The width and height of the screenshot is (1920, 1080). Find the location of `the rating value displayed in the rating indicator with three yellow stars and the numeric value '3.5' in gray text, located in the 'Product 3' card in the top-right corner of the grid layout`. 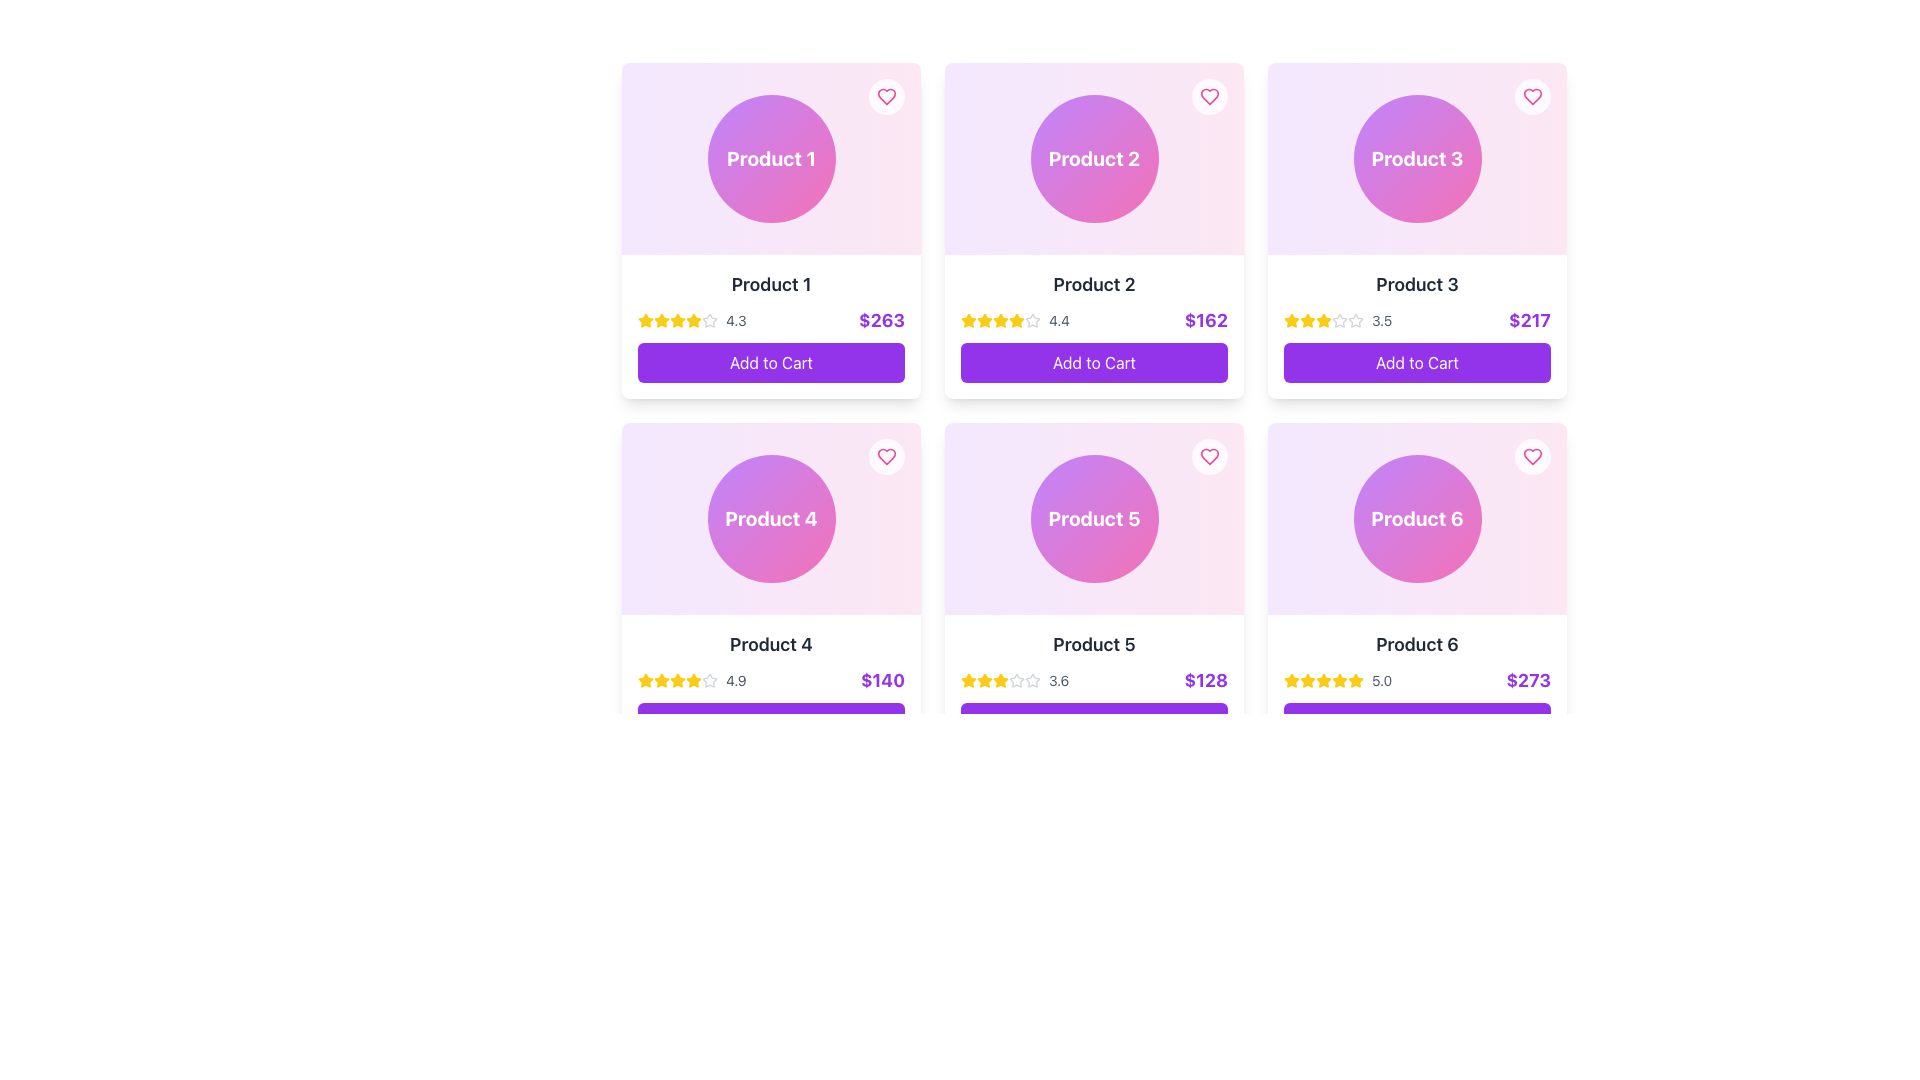

the rating value displayed in the rating indicator with three yellow stars and the numeric value '3.5' in gray text, located in the 'Product 3' card in the top-right corner of the grid layout is located at coordinates (1338, 319).